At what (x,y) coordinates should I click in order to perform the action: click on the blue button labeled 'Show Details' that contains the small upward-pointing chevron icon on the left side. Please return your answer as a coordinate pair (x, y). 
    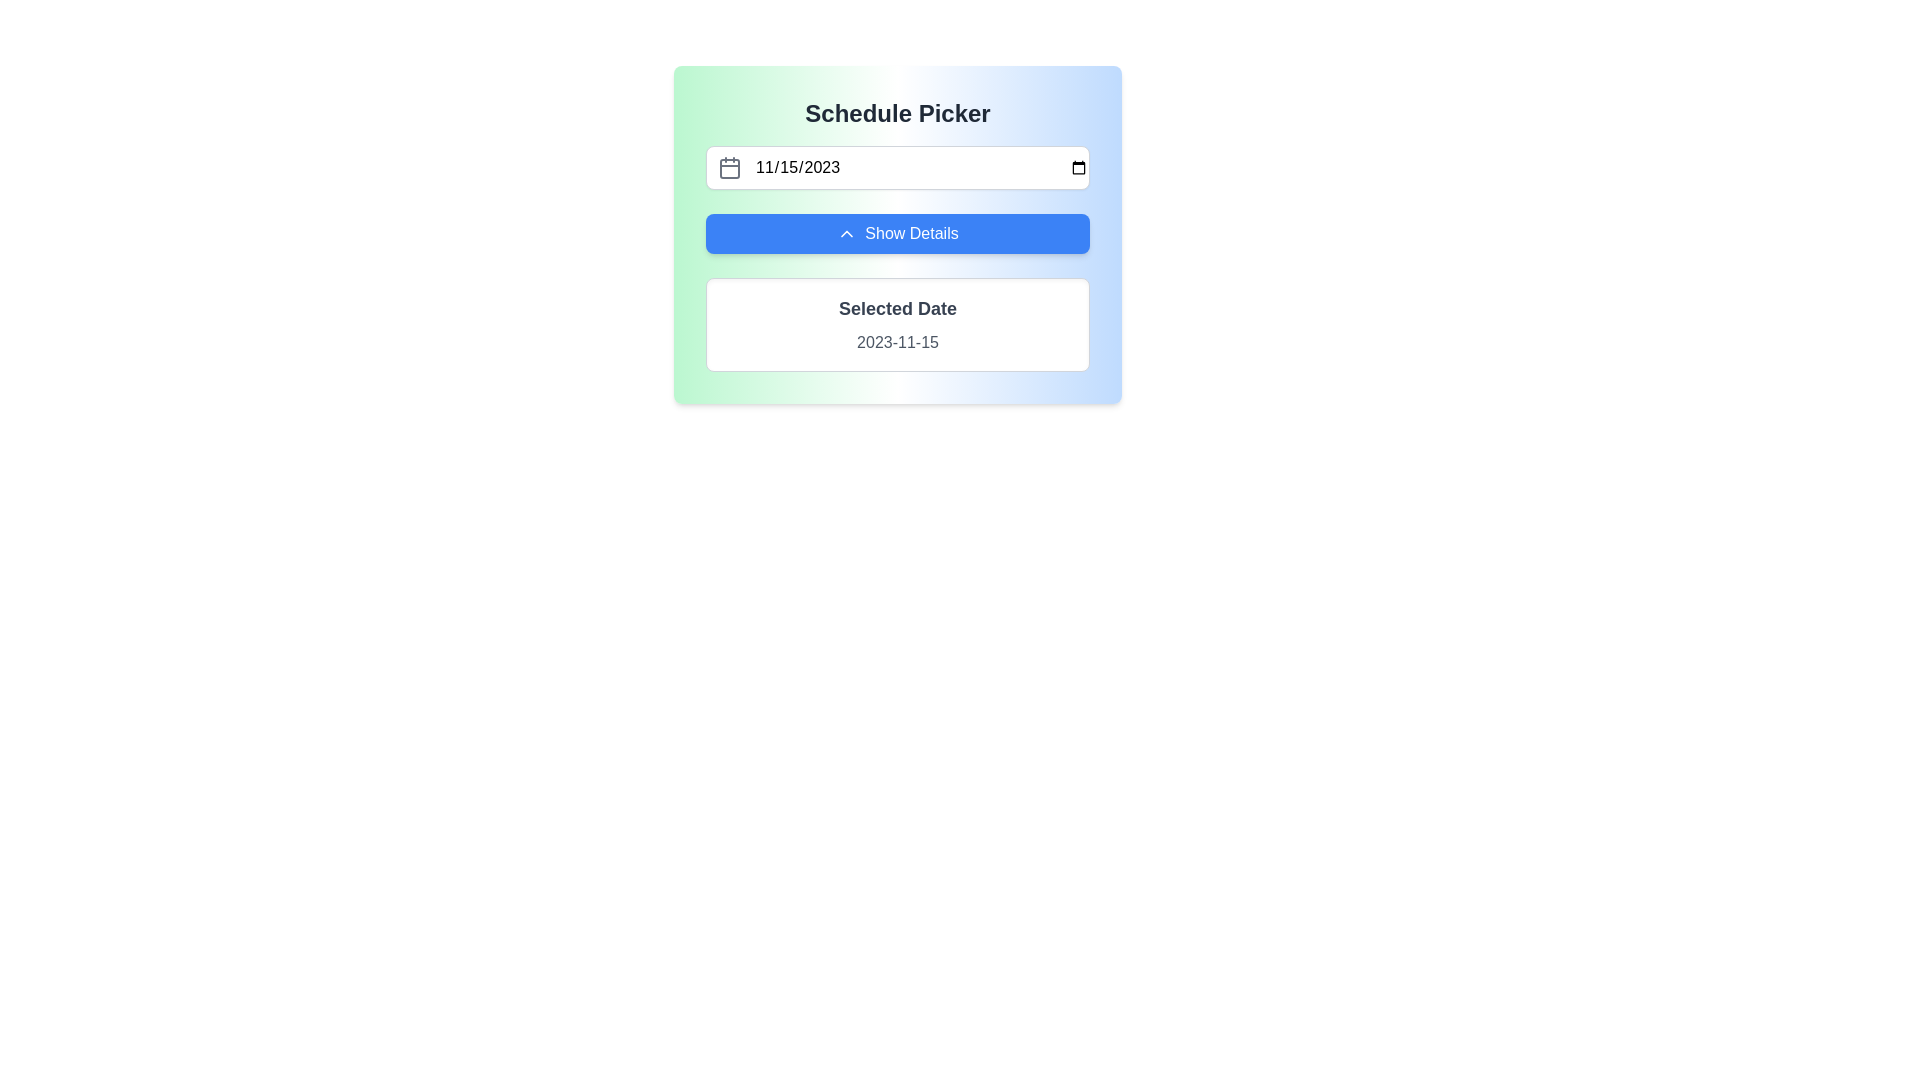
    Looking at the image, I should click on (847, 233).